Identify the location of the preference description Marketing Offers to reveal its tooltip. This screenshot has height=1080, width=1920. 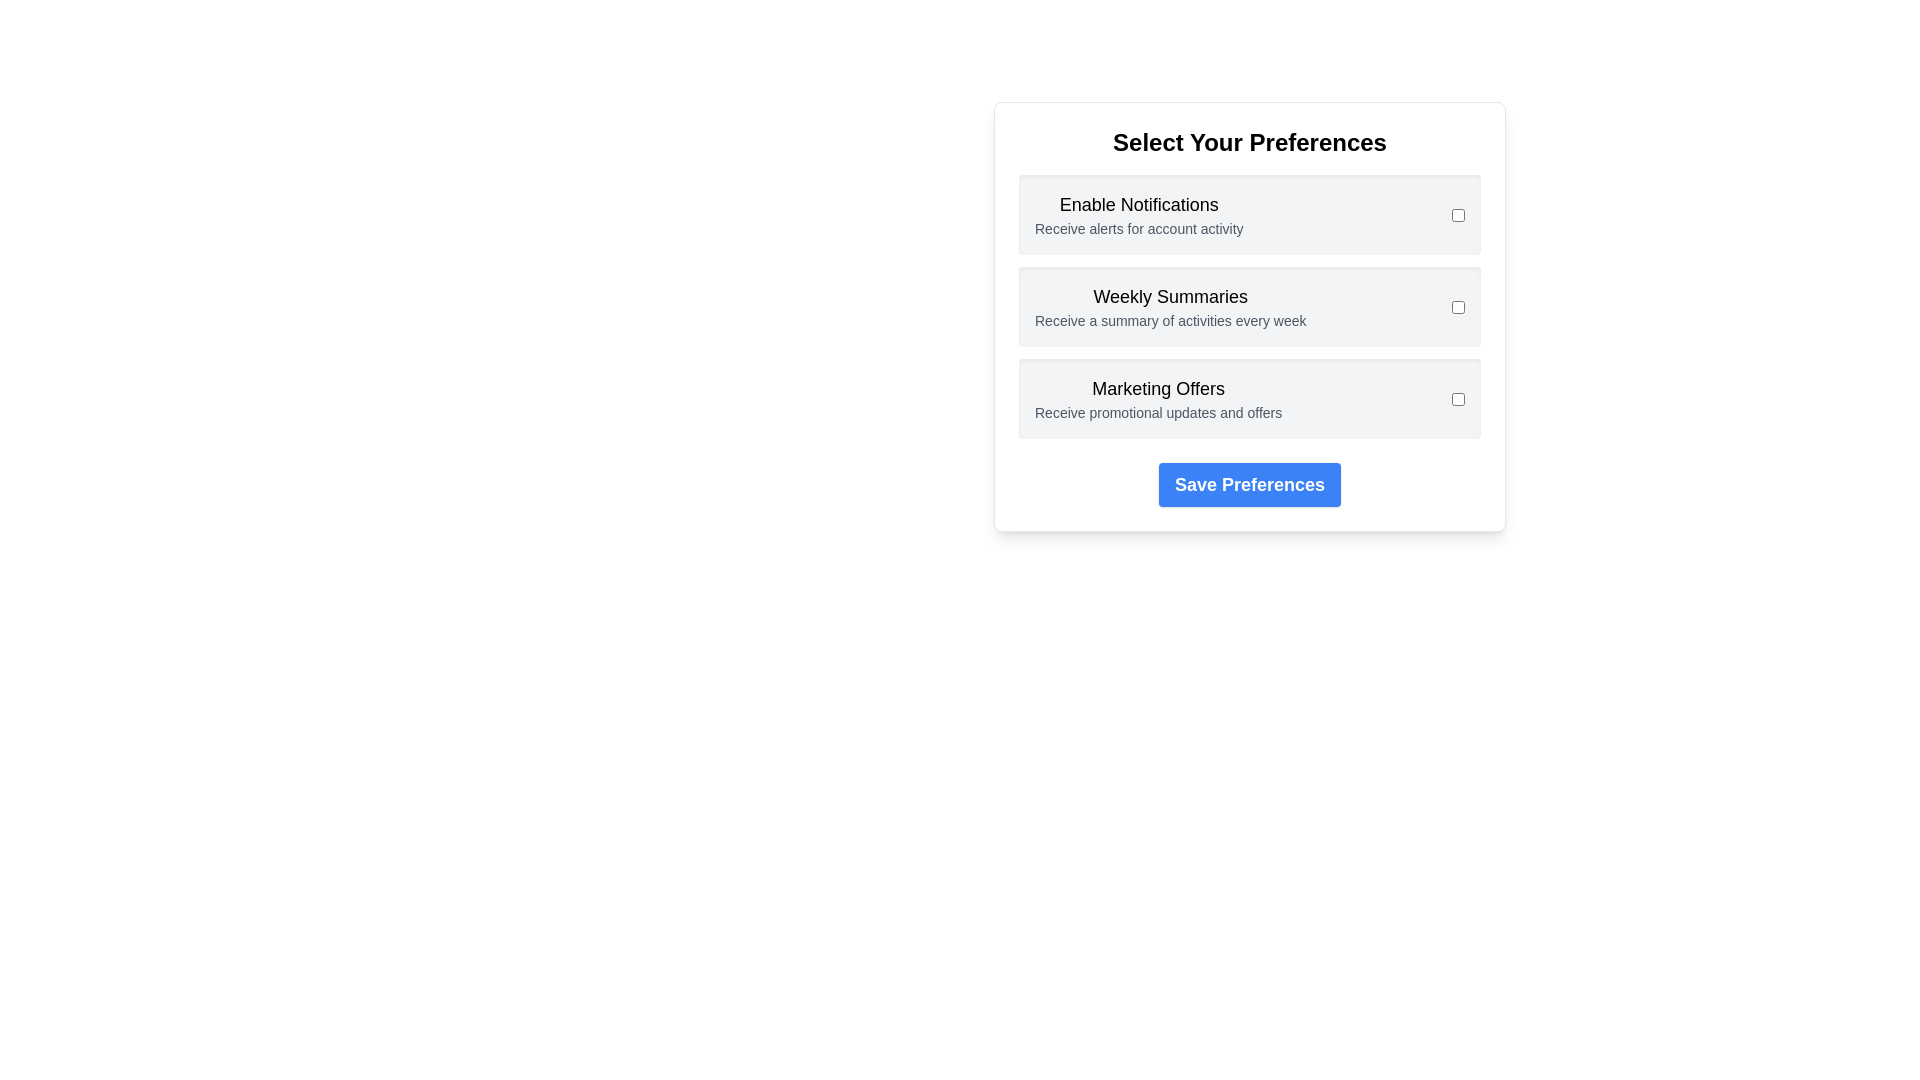
(1158, 411).